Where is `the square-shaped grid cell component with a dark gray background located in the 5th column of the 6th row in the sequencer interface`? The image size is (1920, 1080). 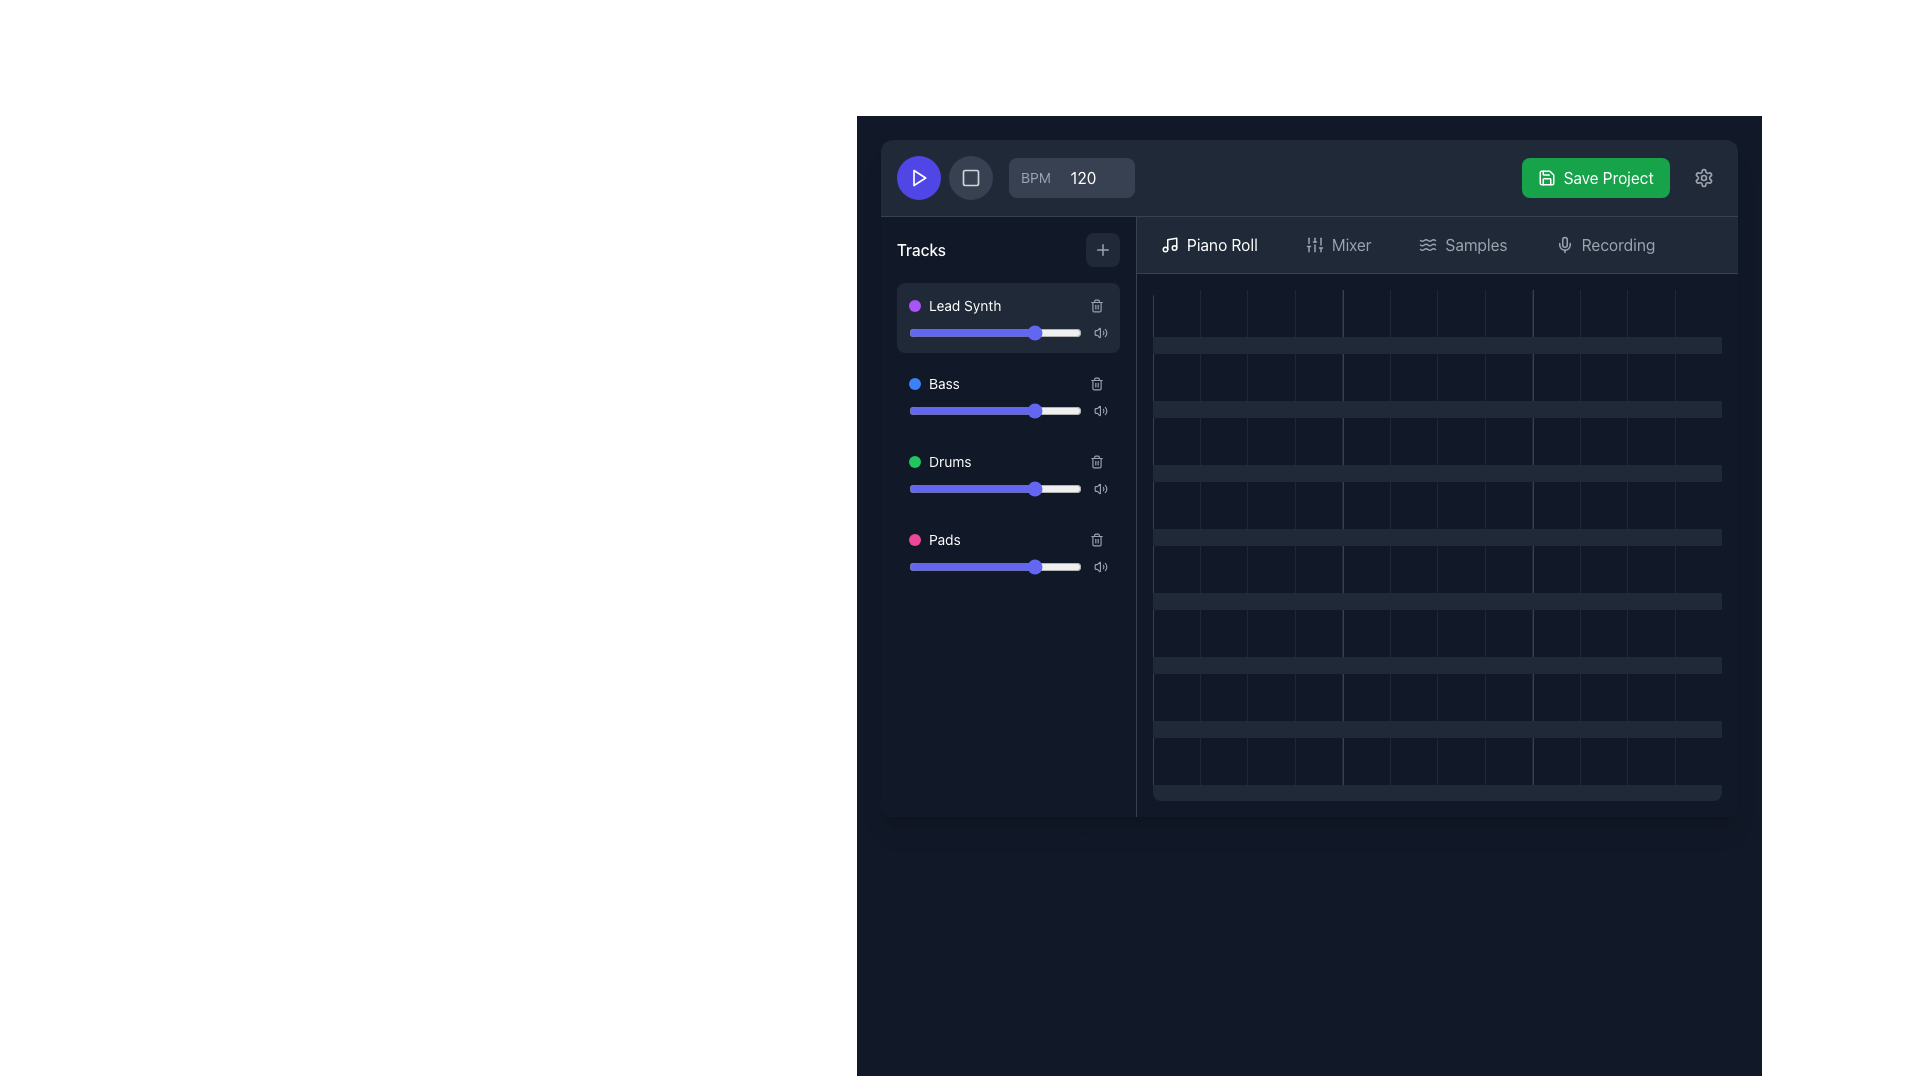 the square-shaped grid cell component with a dark gray background located in the 5th column of the 6th row in the sequencer interface is located at coordinates (1318, 633).